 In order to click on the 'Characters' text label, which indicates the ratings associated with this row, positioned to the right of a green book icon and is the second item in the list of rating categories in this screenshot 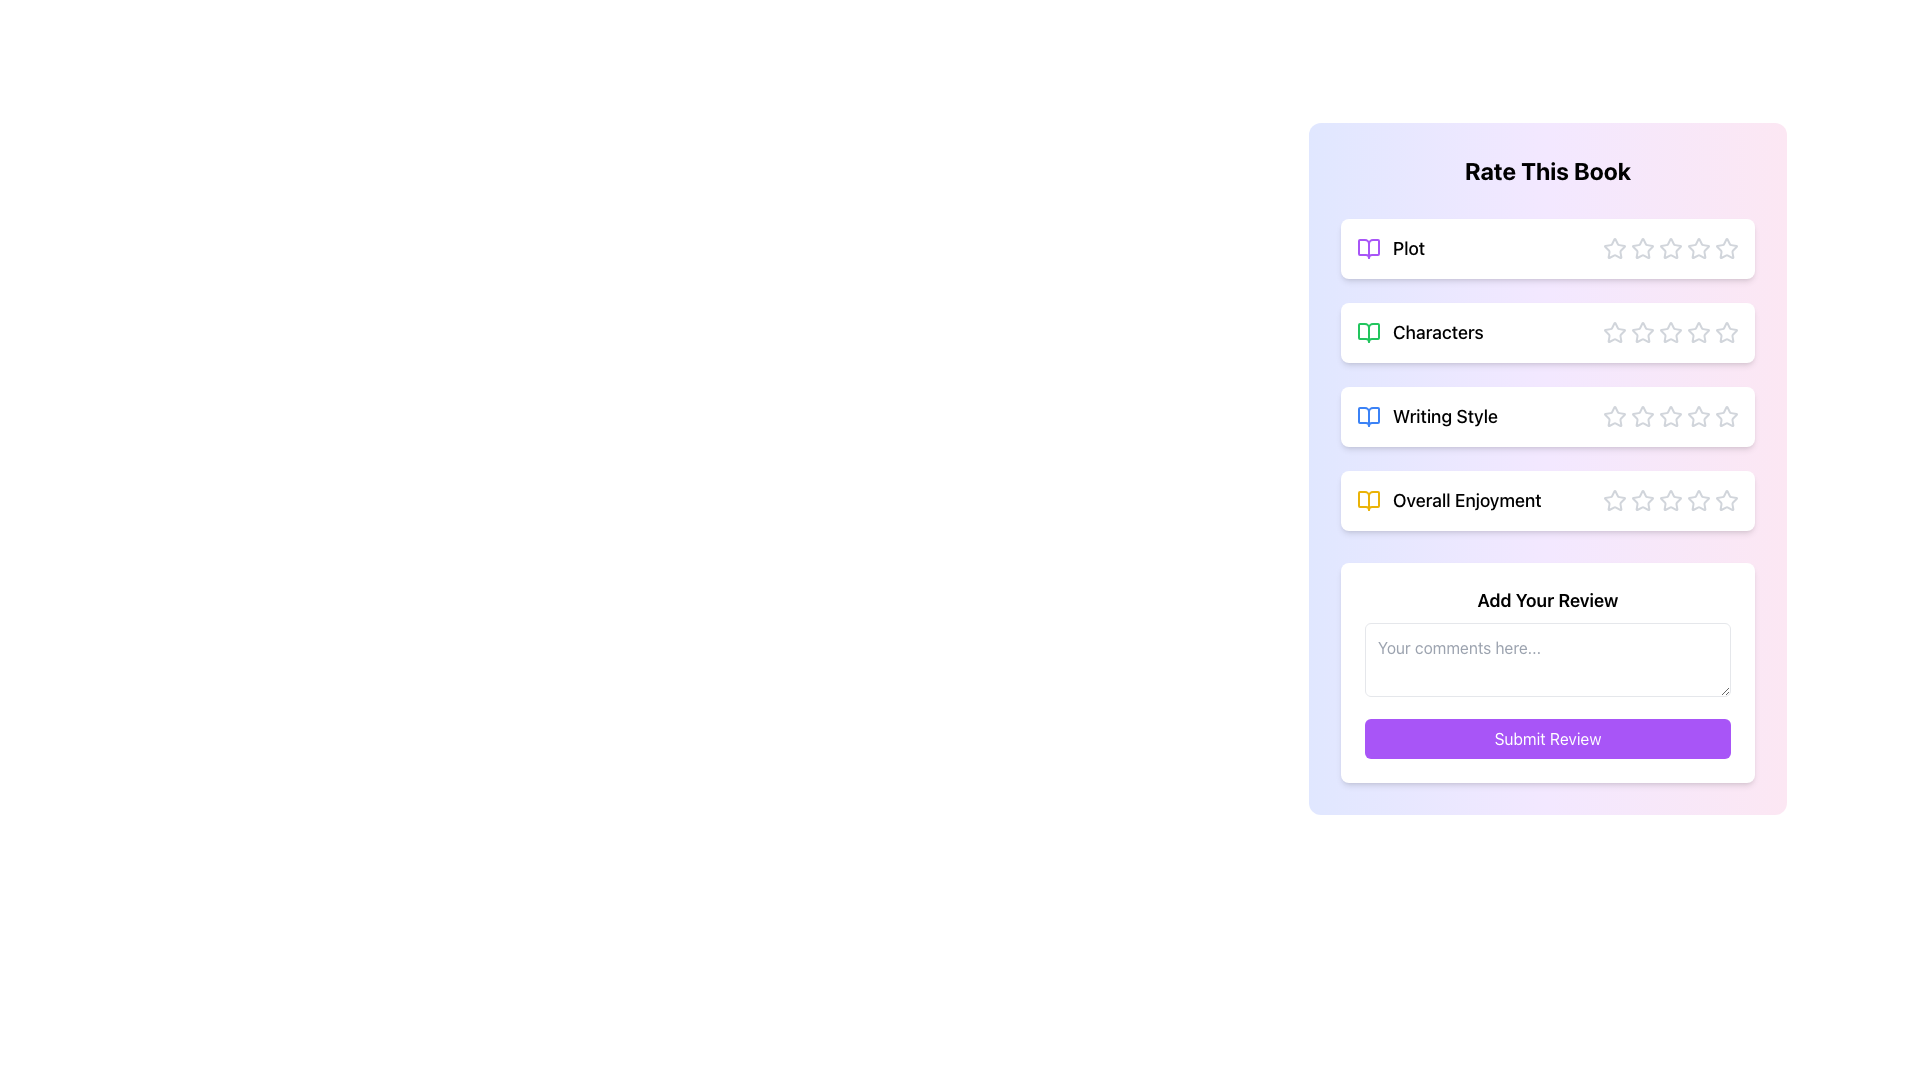, I will do `click(1437, 331)`.